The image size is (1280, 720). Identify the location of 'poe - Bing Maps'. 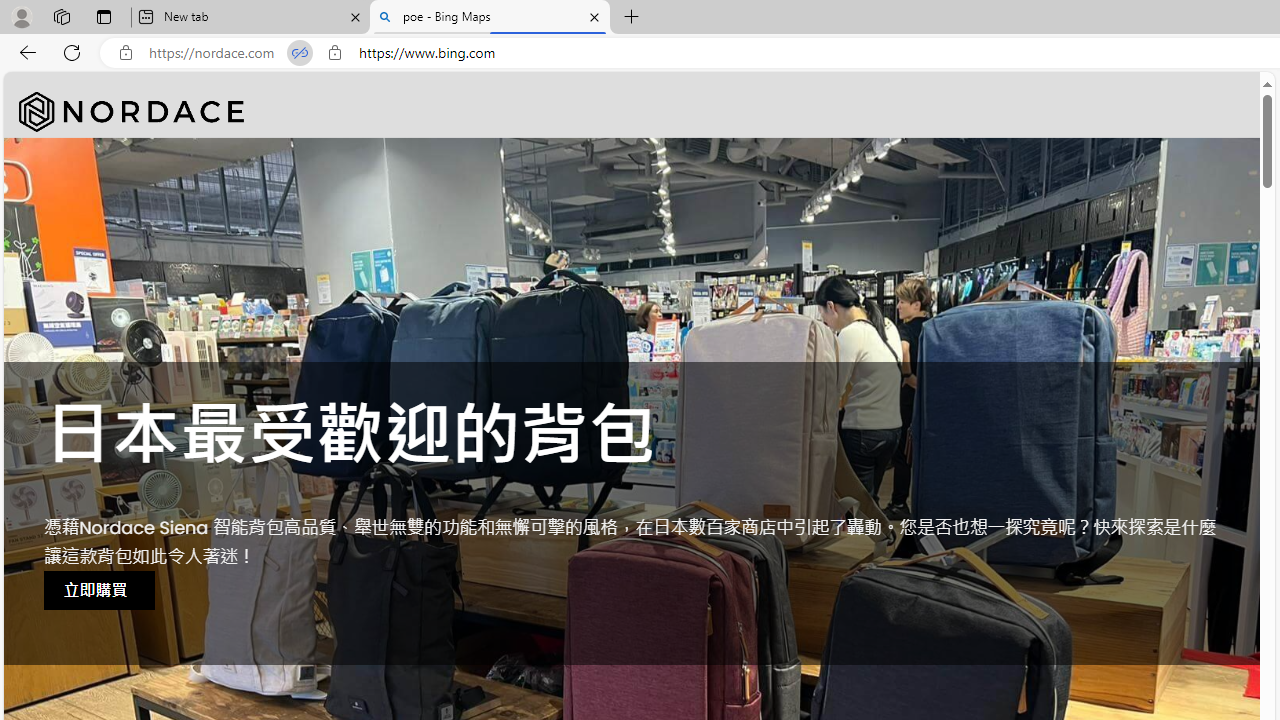
(490, 17).